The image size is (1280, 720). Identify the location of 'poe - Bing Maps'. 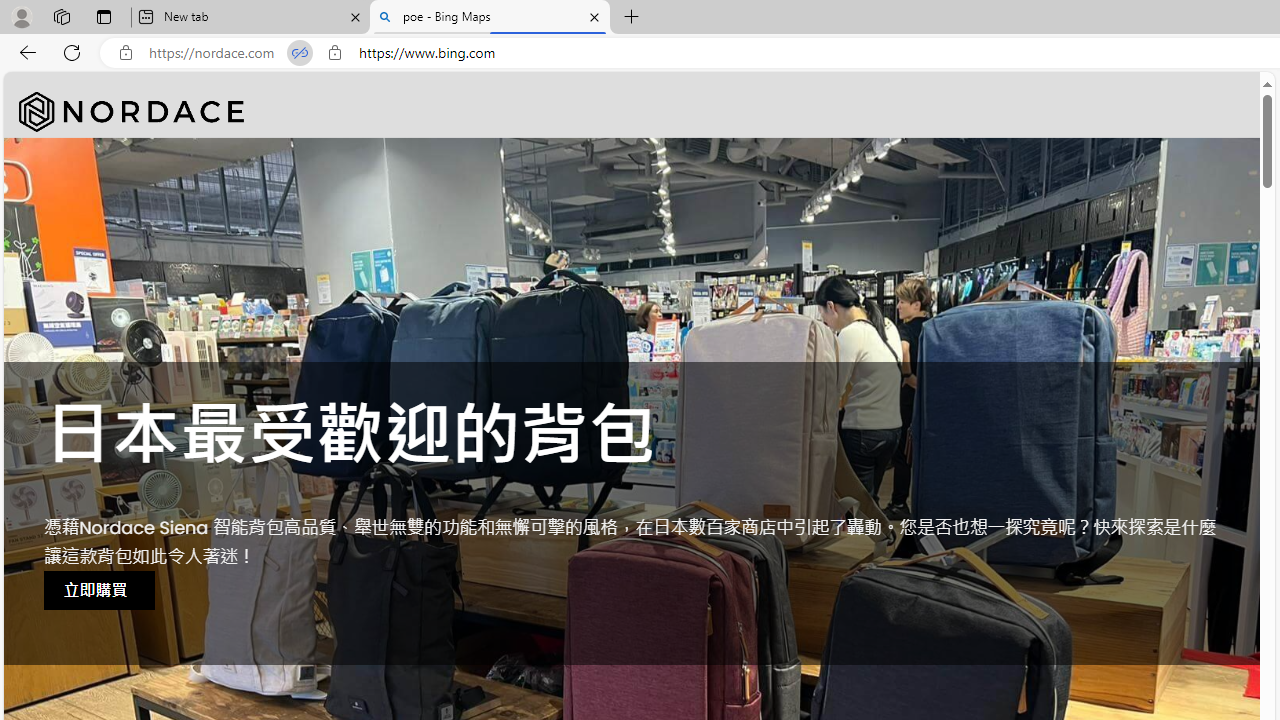
(490, 17).